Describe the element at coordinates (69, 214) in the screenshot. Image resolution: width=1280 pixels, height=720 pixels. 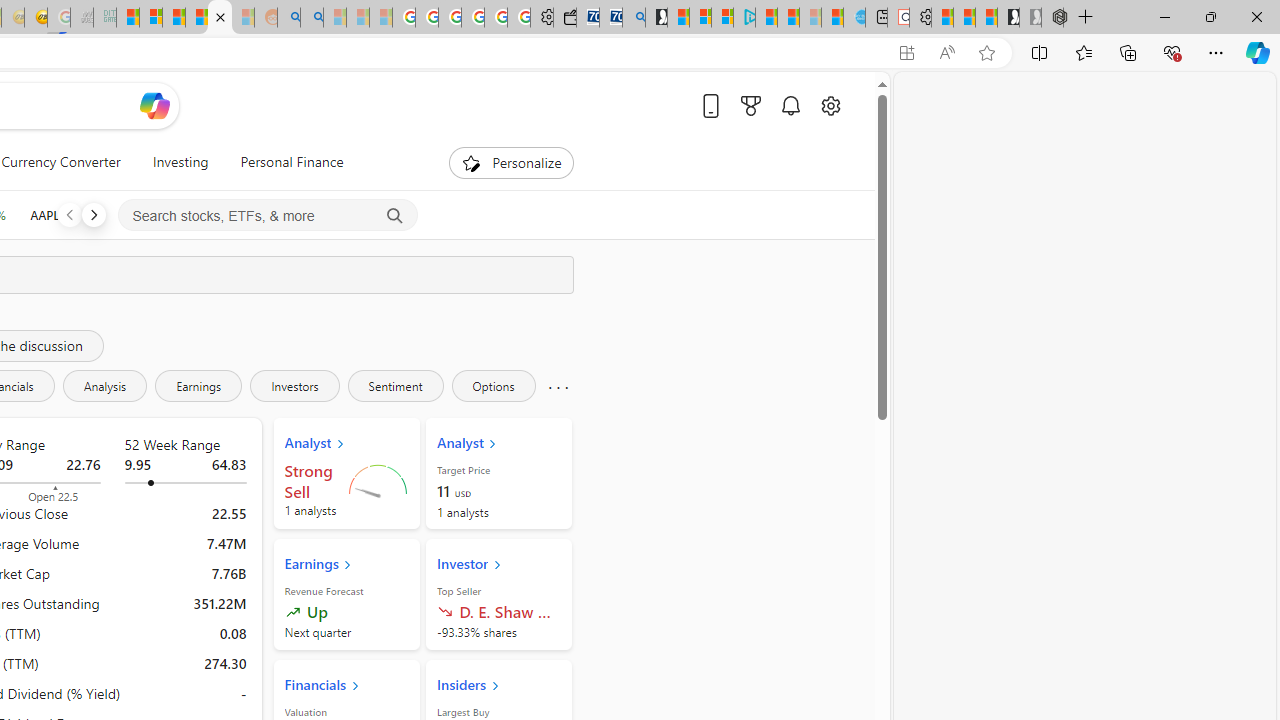
I see `'Previous'` at that location.